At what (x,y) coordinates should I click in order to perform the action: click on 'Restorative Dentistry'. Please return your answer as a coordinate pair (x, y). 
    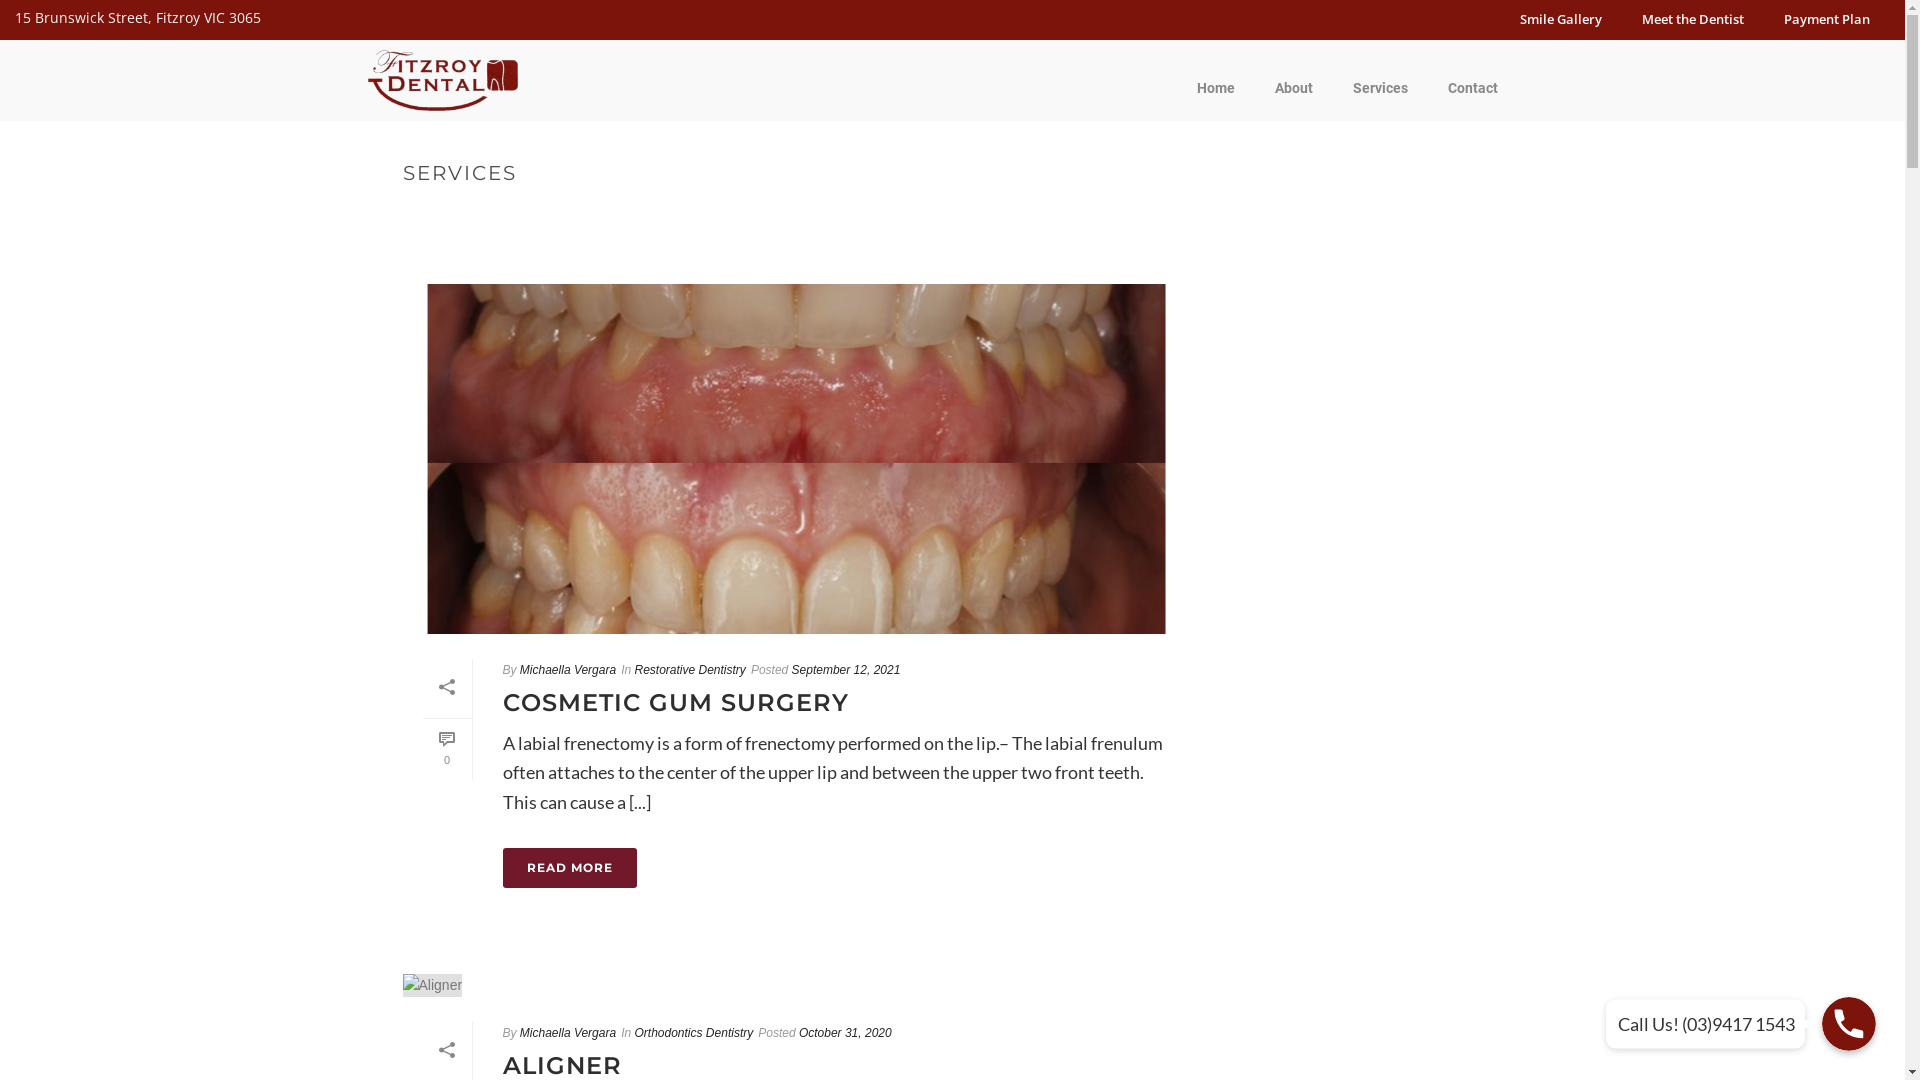
    Looking at the image, I should click on (632, 670).